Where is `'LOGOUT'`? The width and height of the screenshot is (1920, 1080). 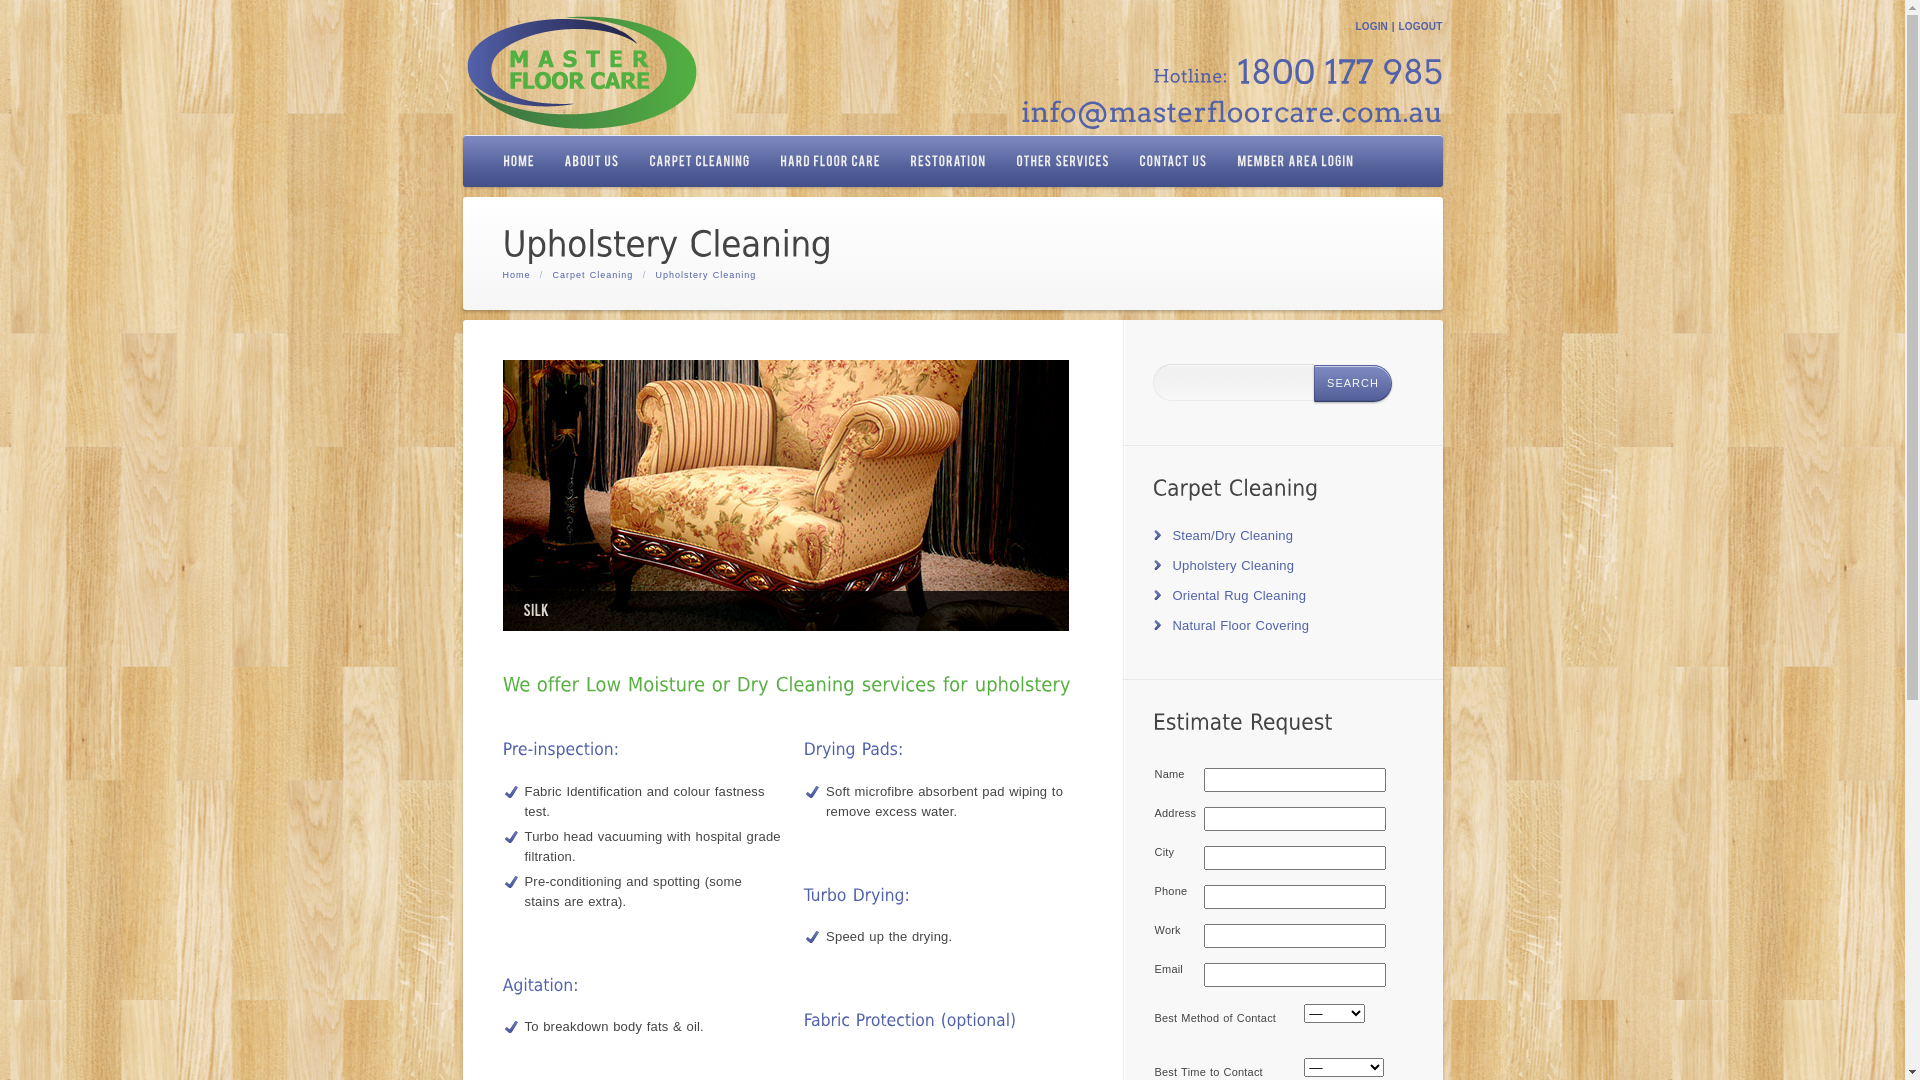 'LOGOUT' is located at coordinates (1419, 26).